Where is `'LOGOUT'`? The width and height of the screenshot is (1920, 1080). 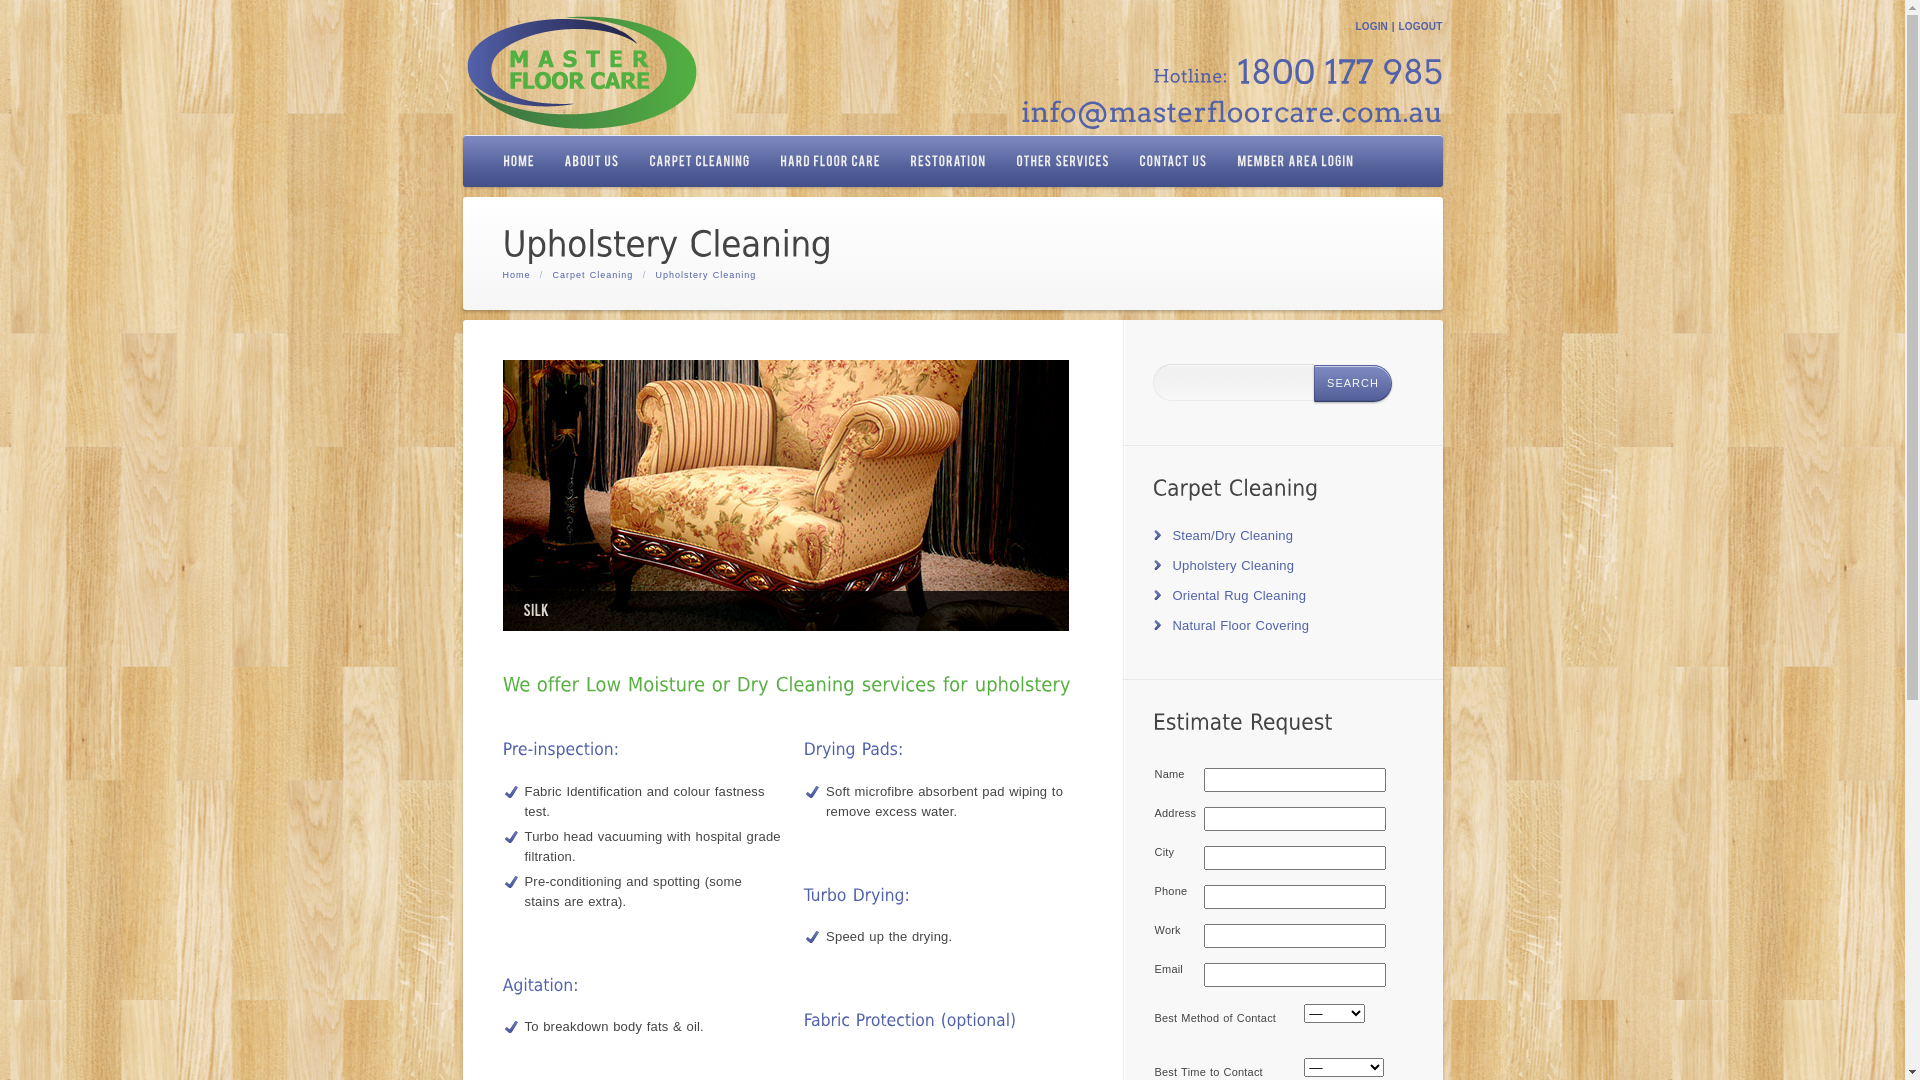 'LOGOUT' is located at coordinates (1419, 26).